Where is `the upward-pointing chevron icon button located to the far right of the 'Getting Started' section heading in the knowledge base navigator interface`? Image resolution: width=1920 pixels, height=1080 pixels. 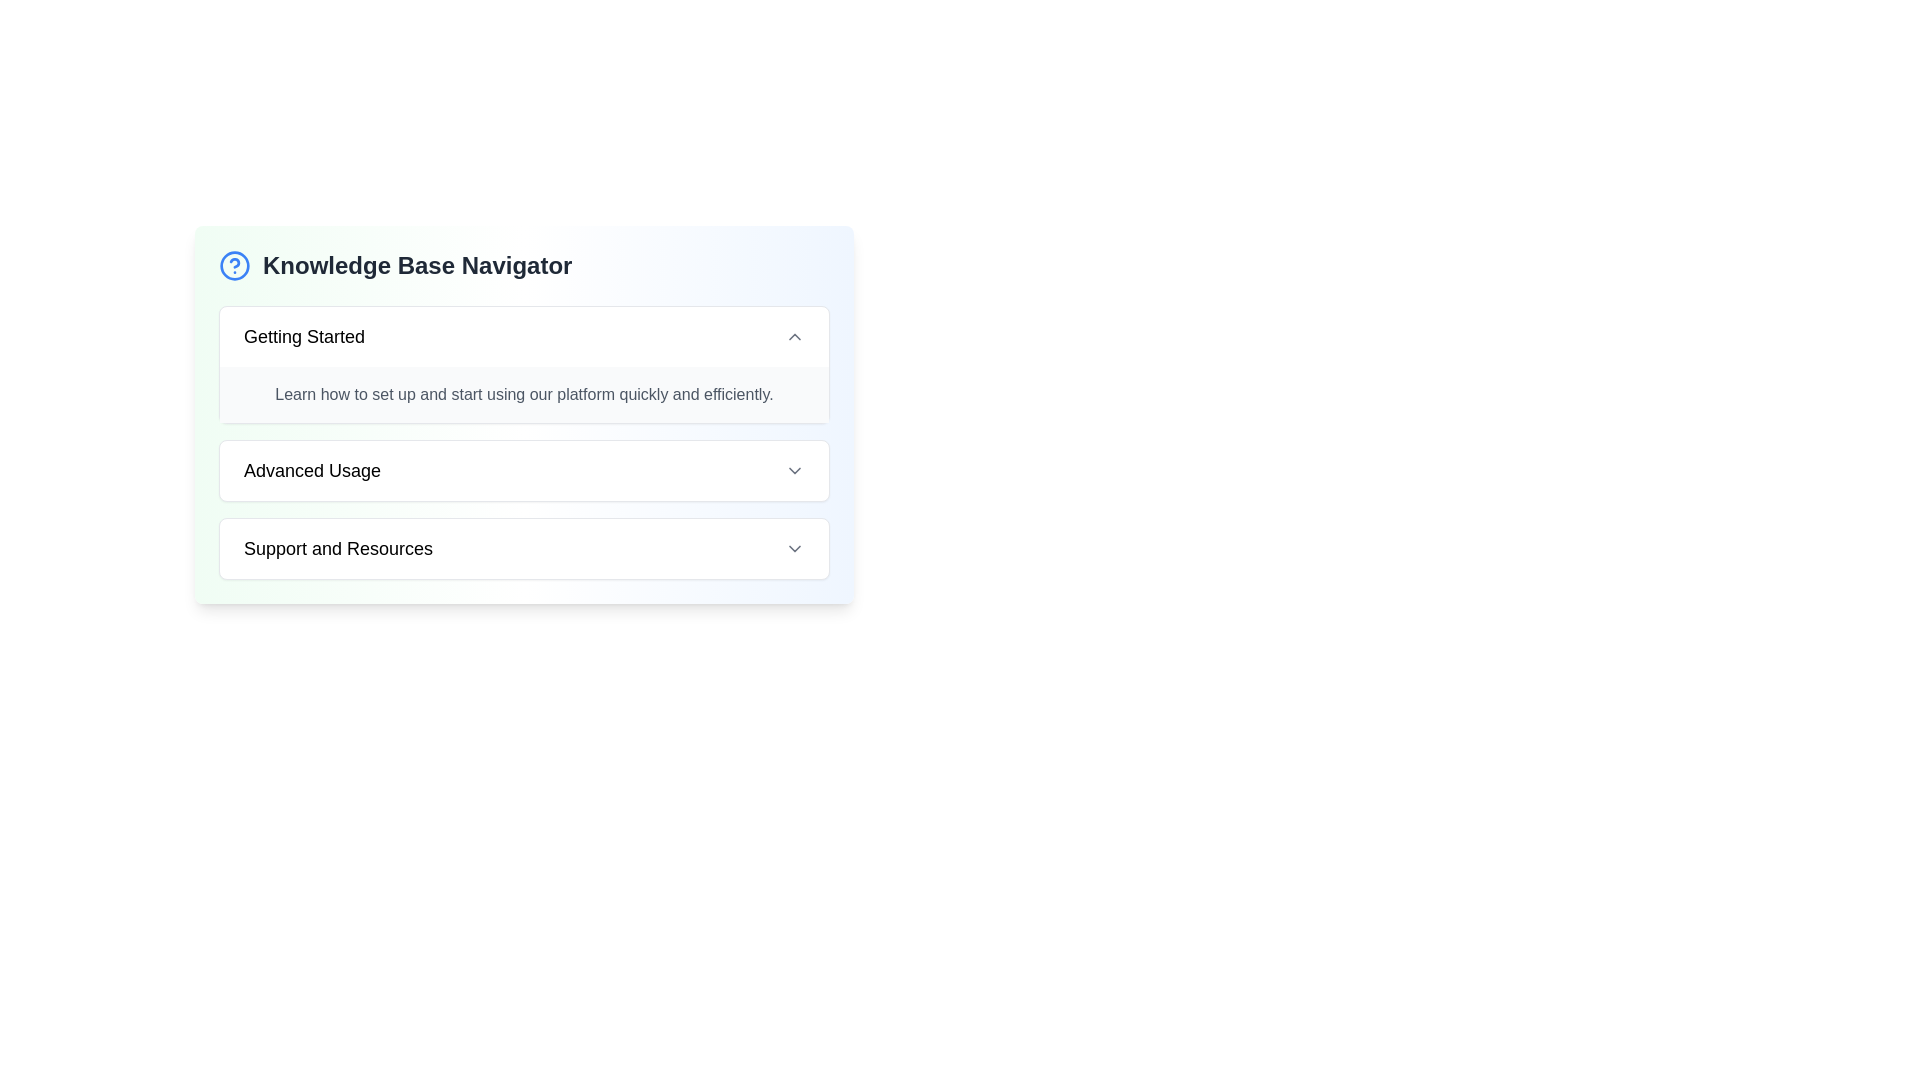
the upward-pointing chevron icon button located to the far right of the 'Getting Started' section heading in the knowledge base navigator interface is located at coordinates (794, 335).